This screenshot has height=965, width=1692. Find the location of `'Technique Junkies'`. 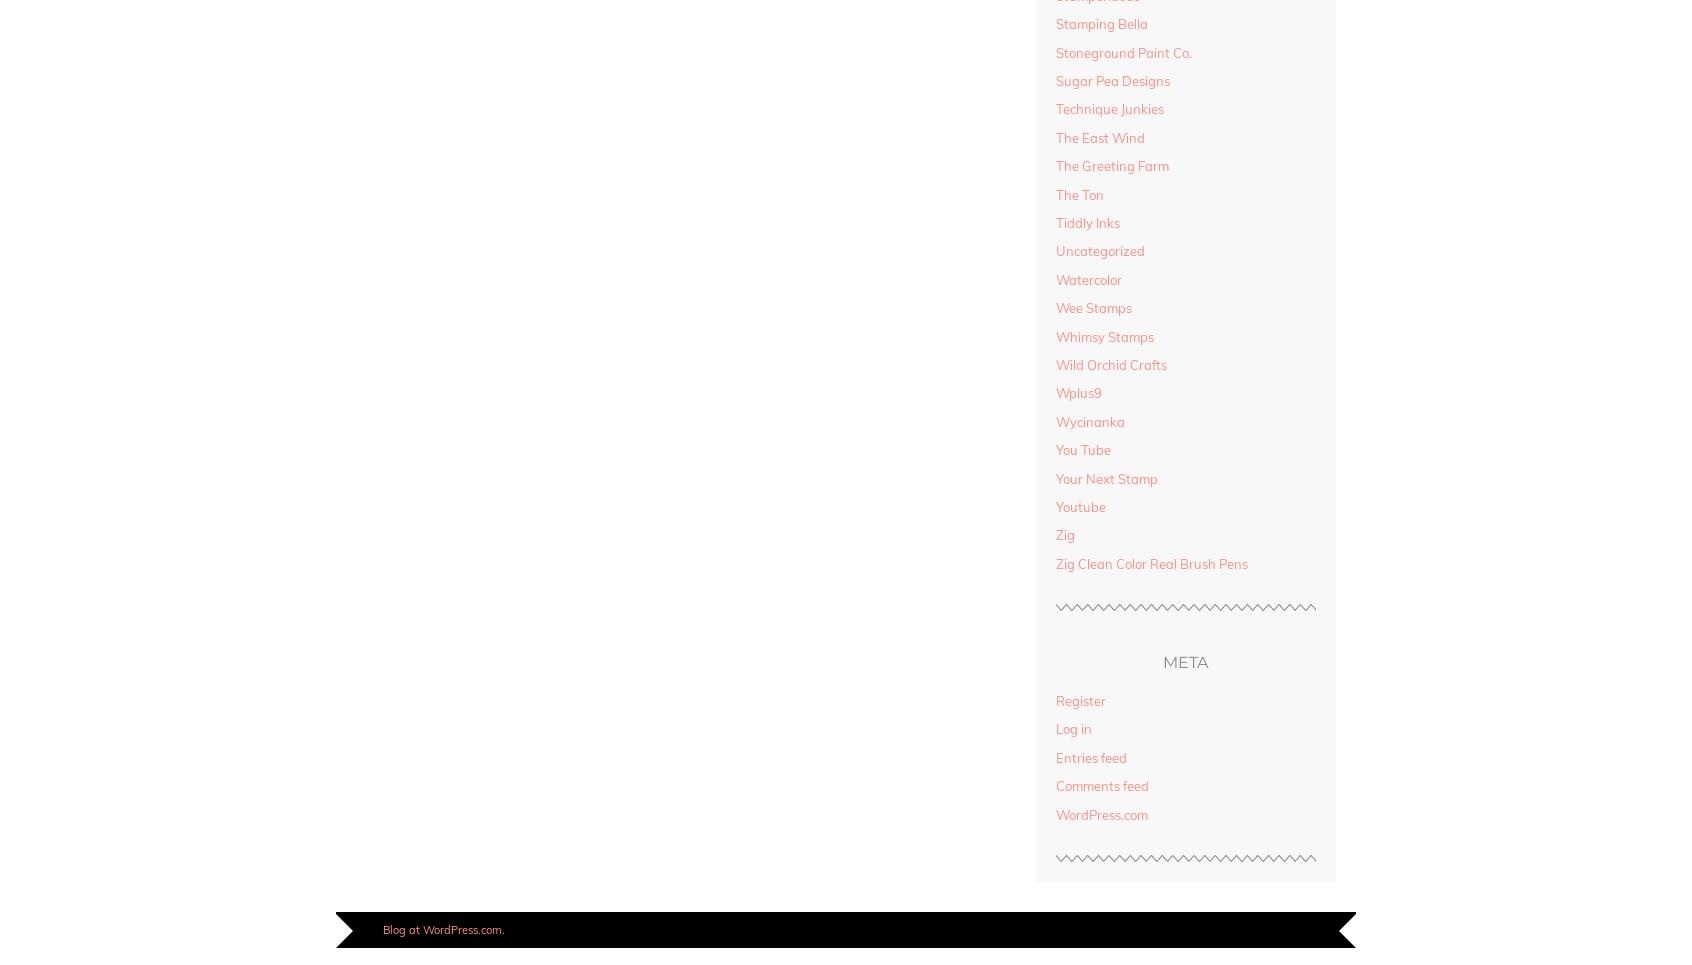

'Technique Junkies' is located at coordinates (1108, 108).